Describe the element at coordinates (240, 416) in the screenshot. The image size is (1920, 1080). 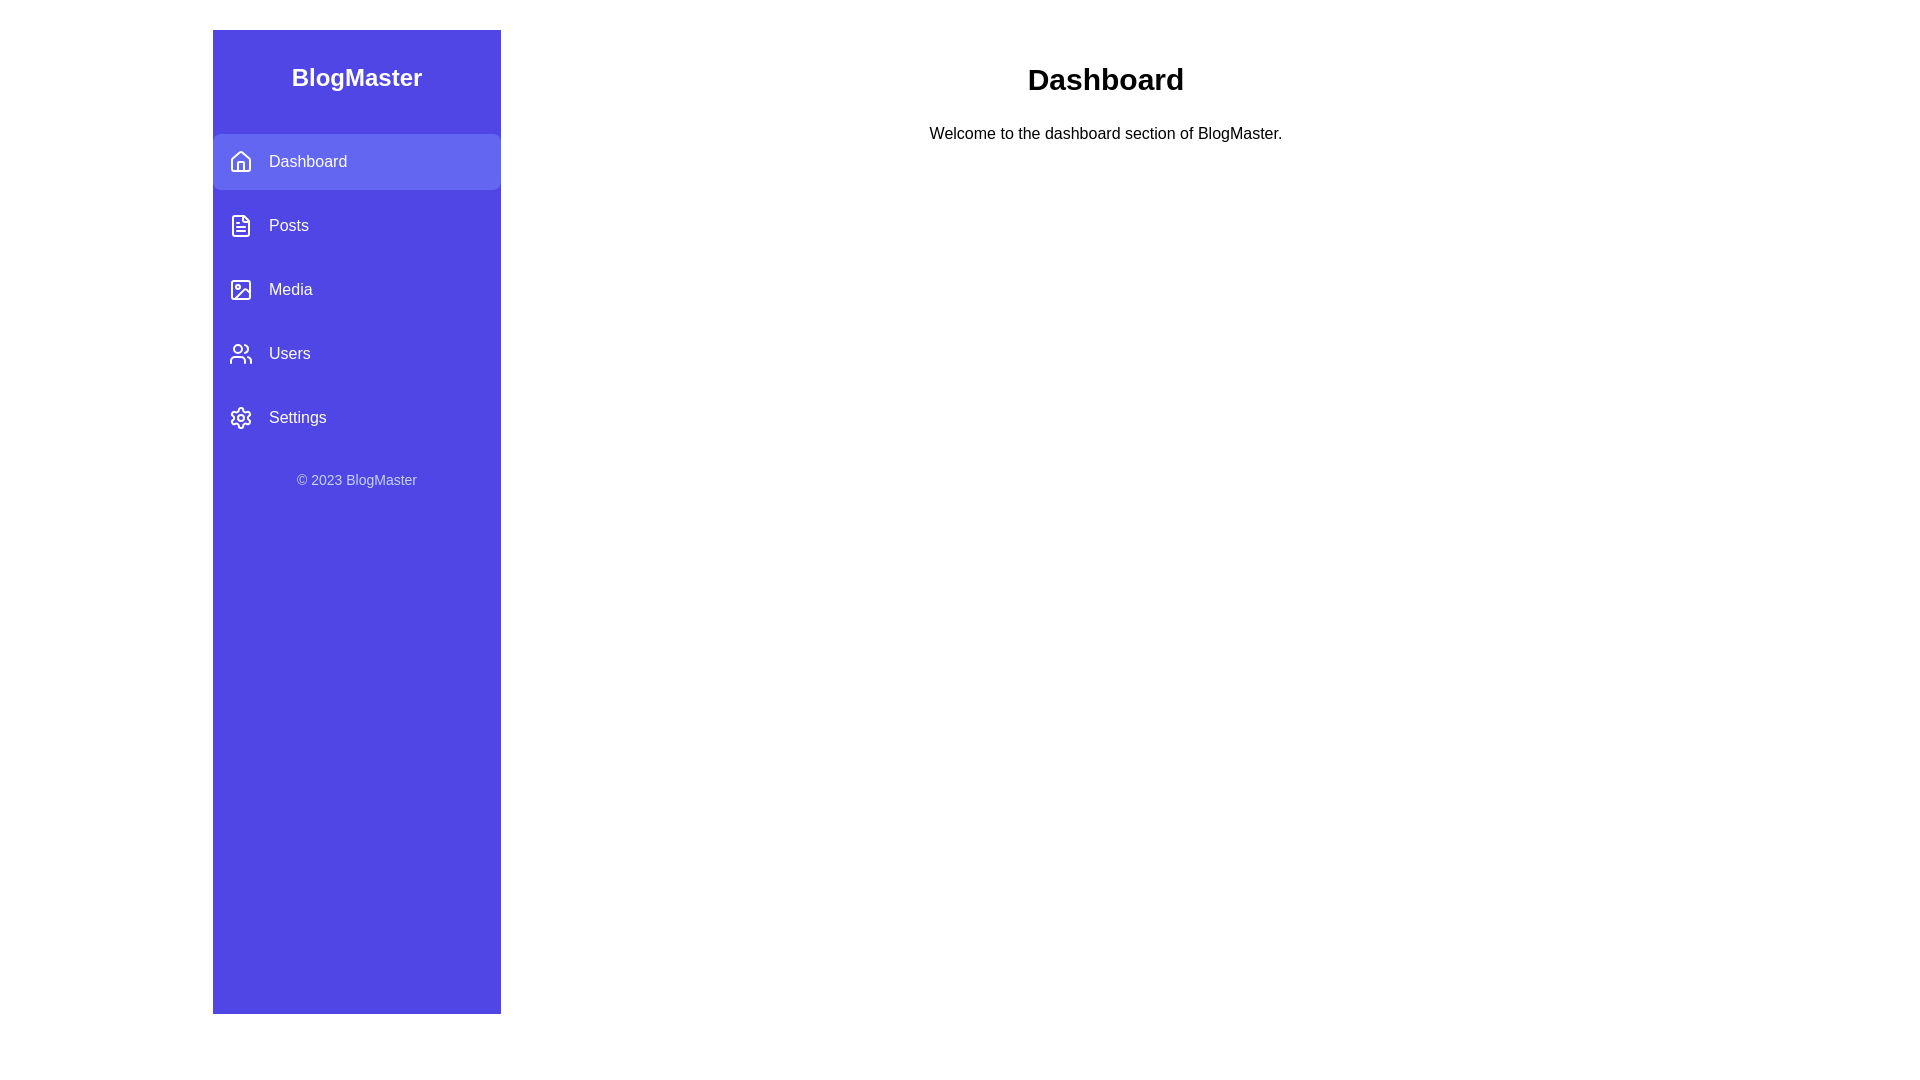
I see `the cogwheel icon labeled 'Settings' located at the bottom of the vertical navigation menu` at that location.